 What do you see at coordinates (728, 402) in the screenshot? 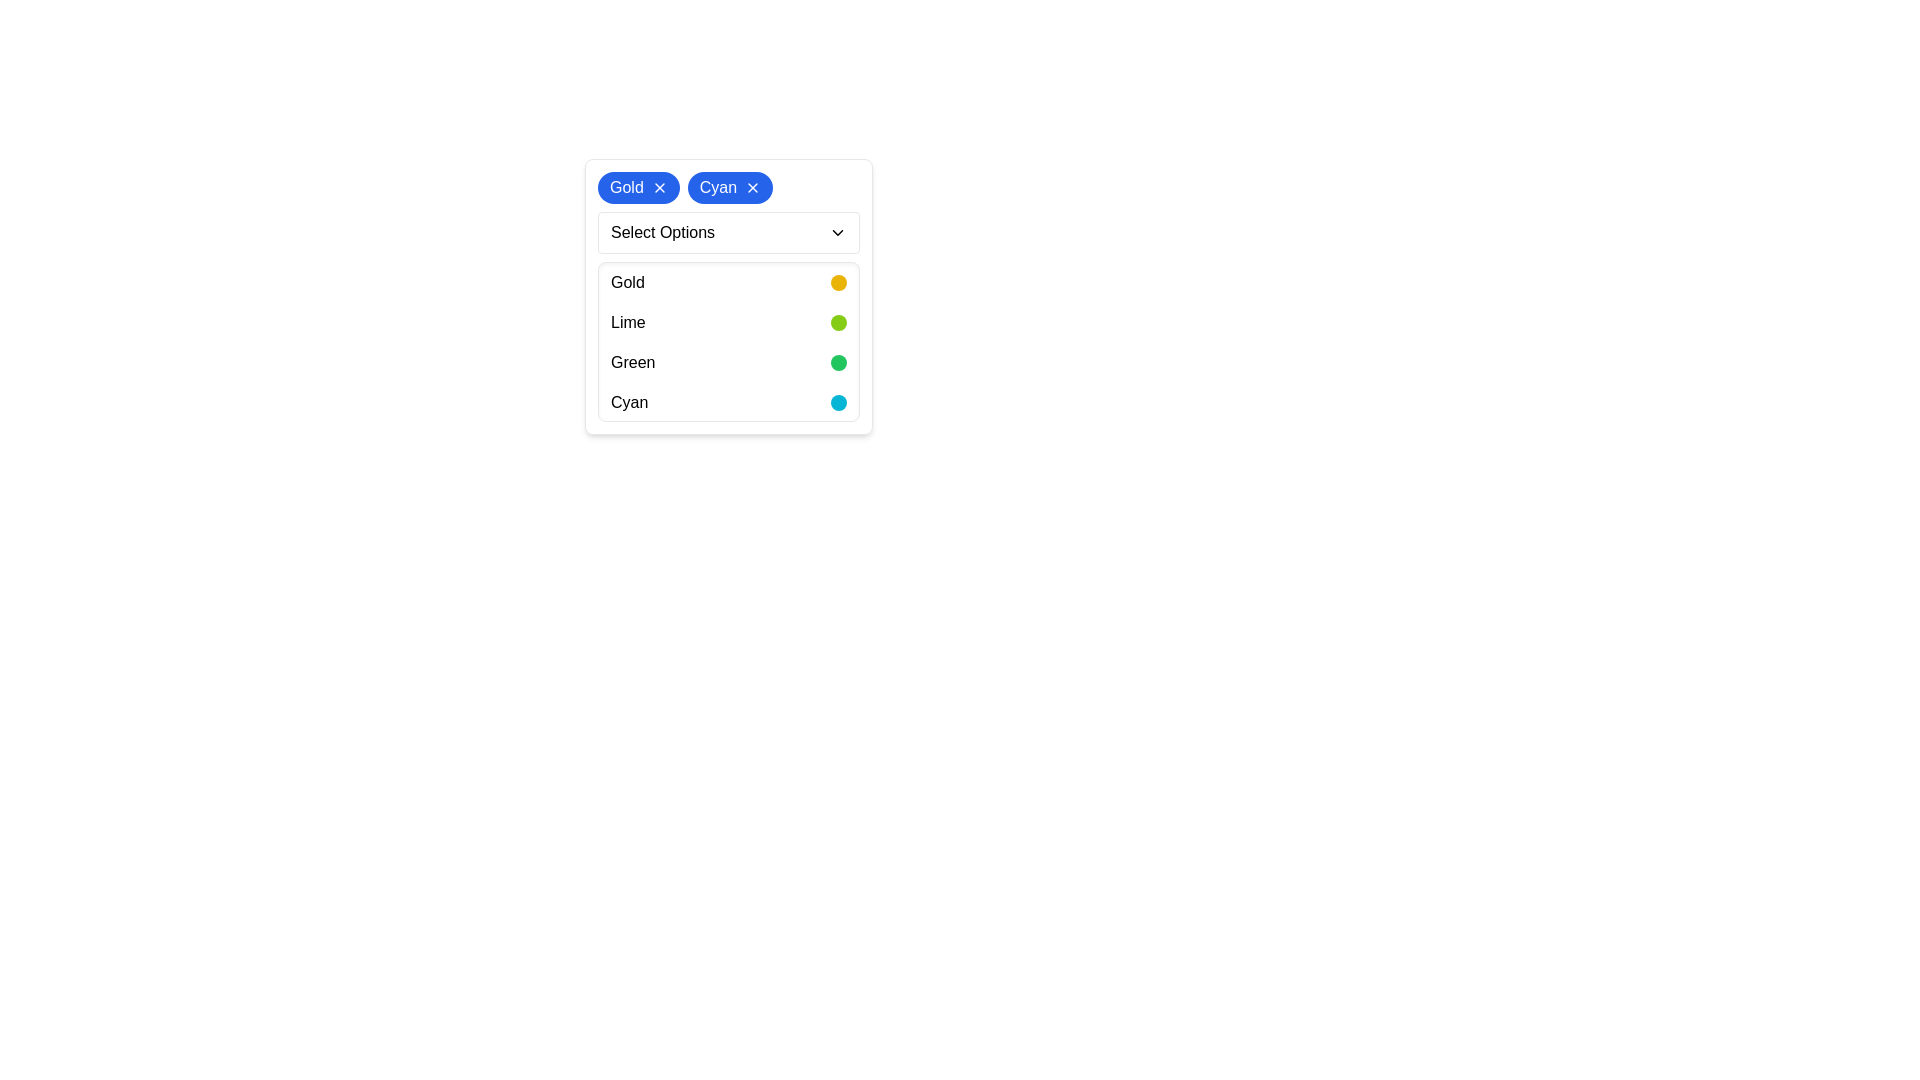
I see `to select the 'Cyan' option in the dropdown menu, which is the last item in the list and features a small cyan-colored badge on the right` at bounding box center [728, 402].